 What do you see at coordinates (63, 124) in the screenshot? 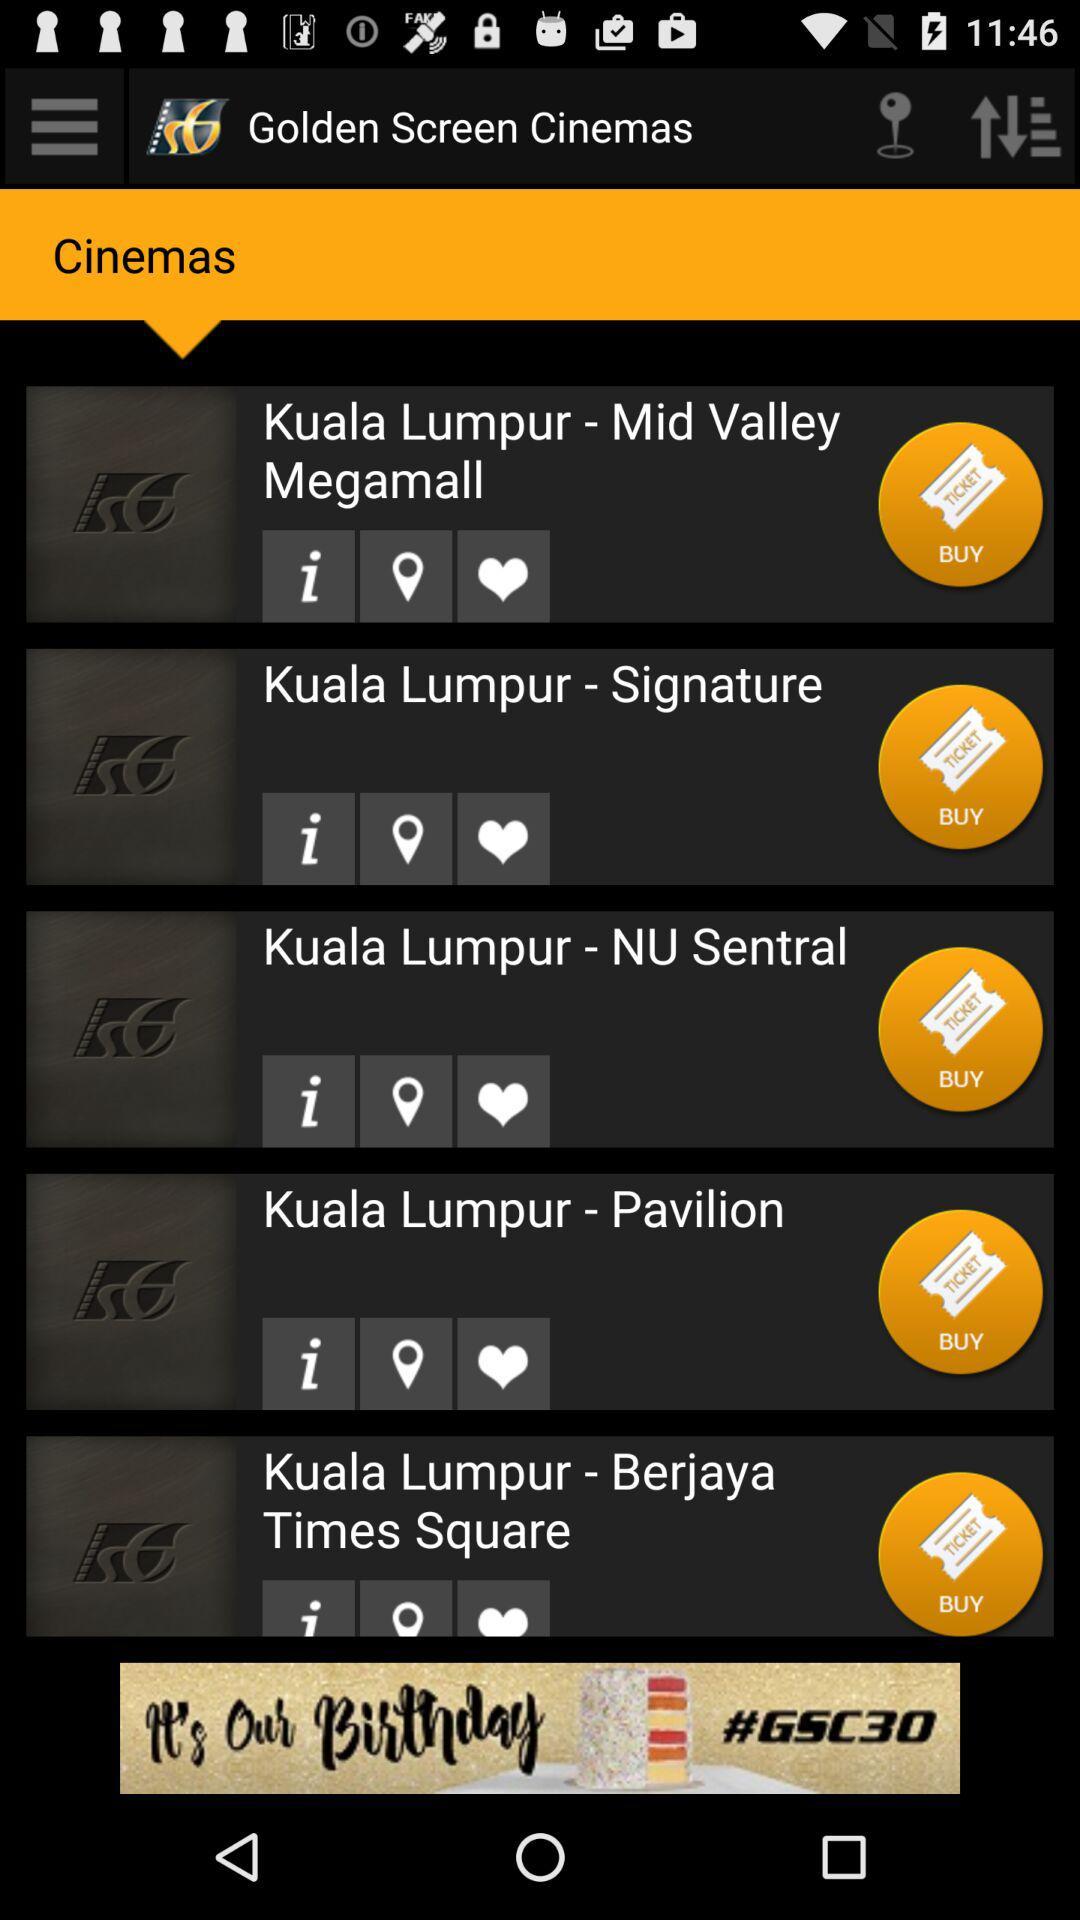
I see `menu option` at bounding box center [63, 124].